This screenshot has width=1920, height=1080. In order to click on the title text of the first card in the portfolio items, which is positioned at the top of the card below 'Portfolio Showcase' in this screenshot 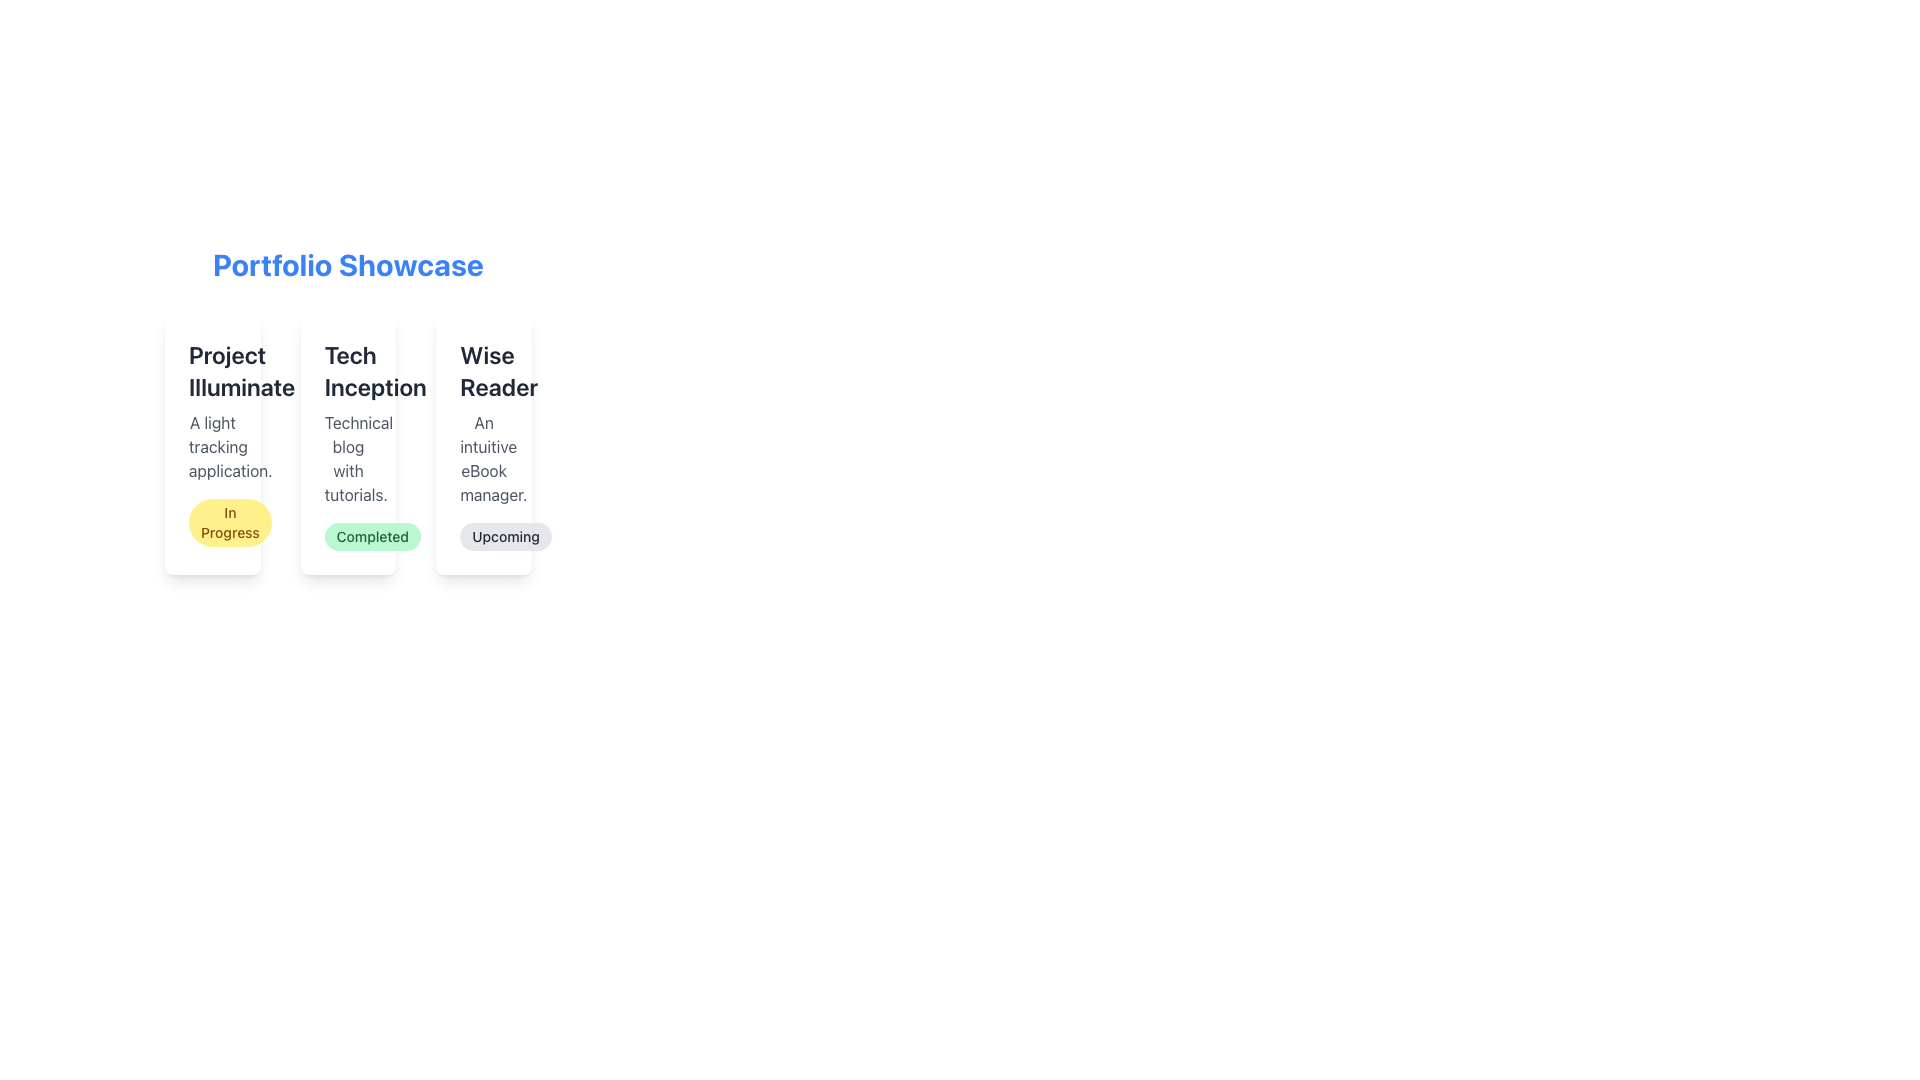, I will do `click(212, 370)`.